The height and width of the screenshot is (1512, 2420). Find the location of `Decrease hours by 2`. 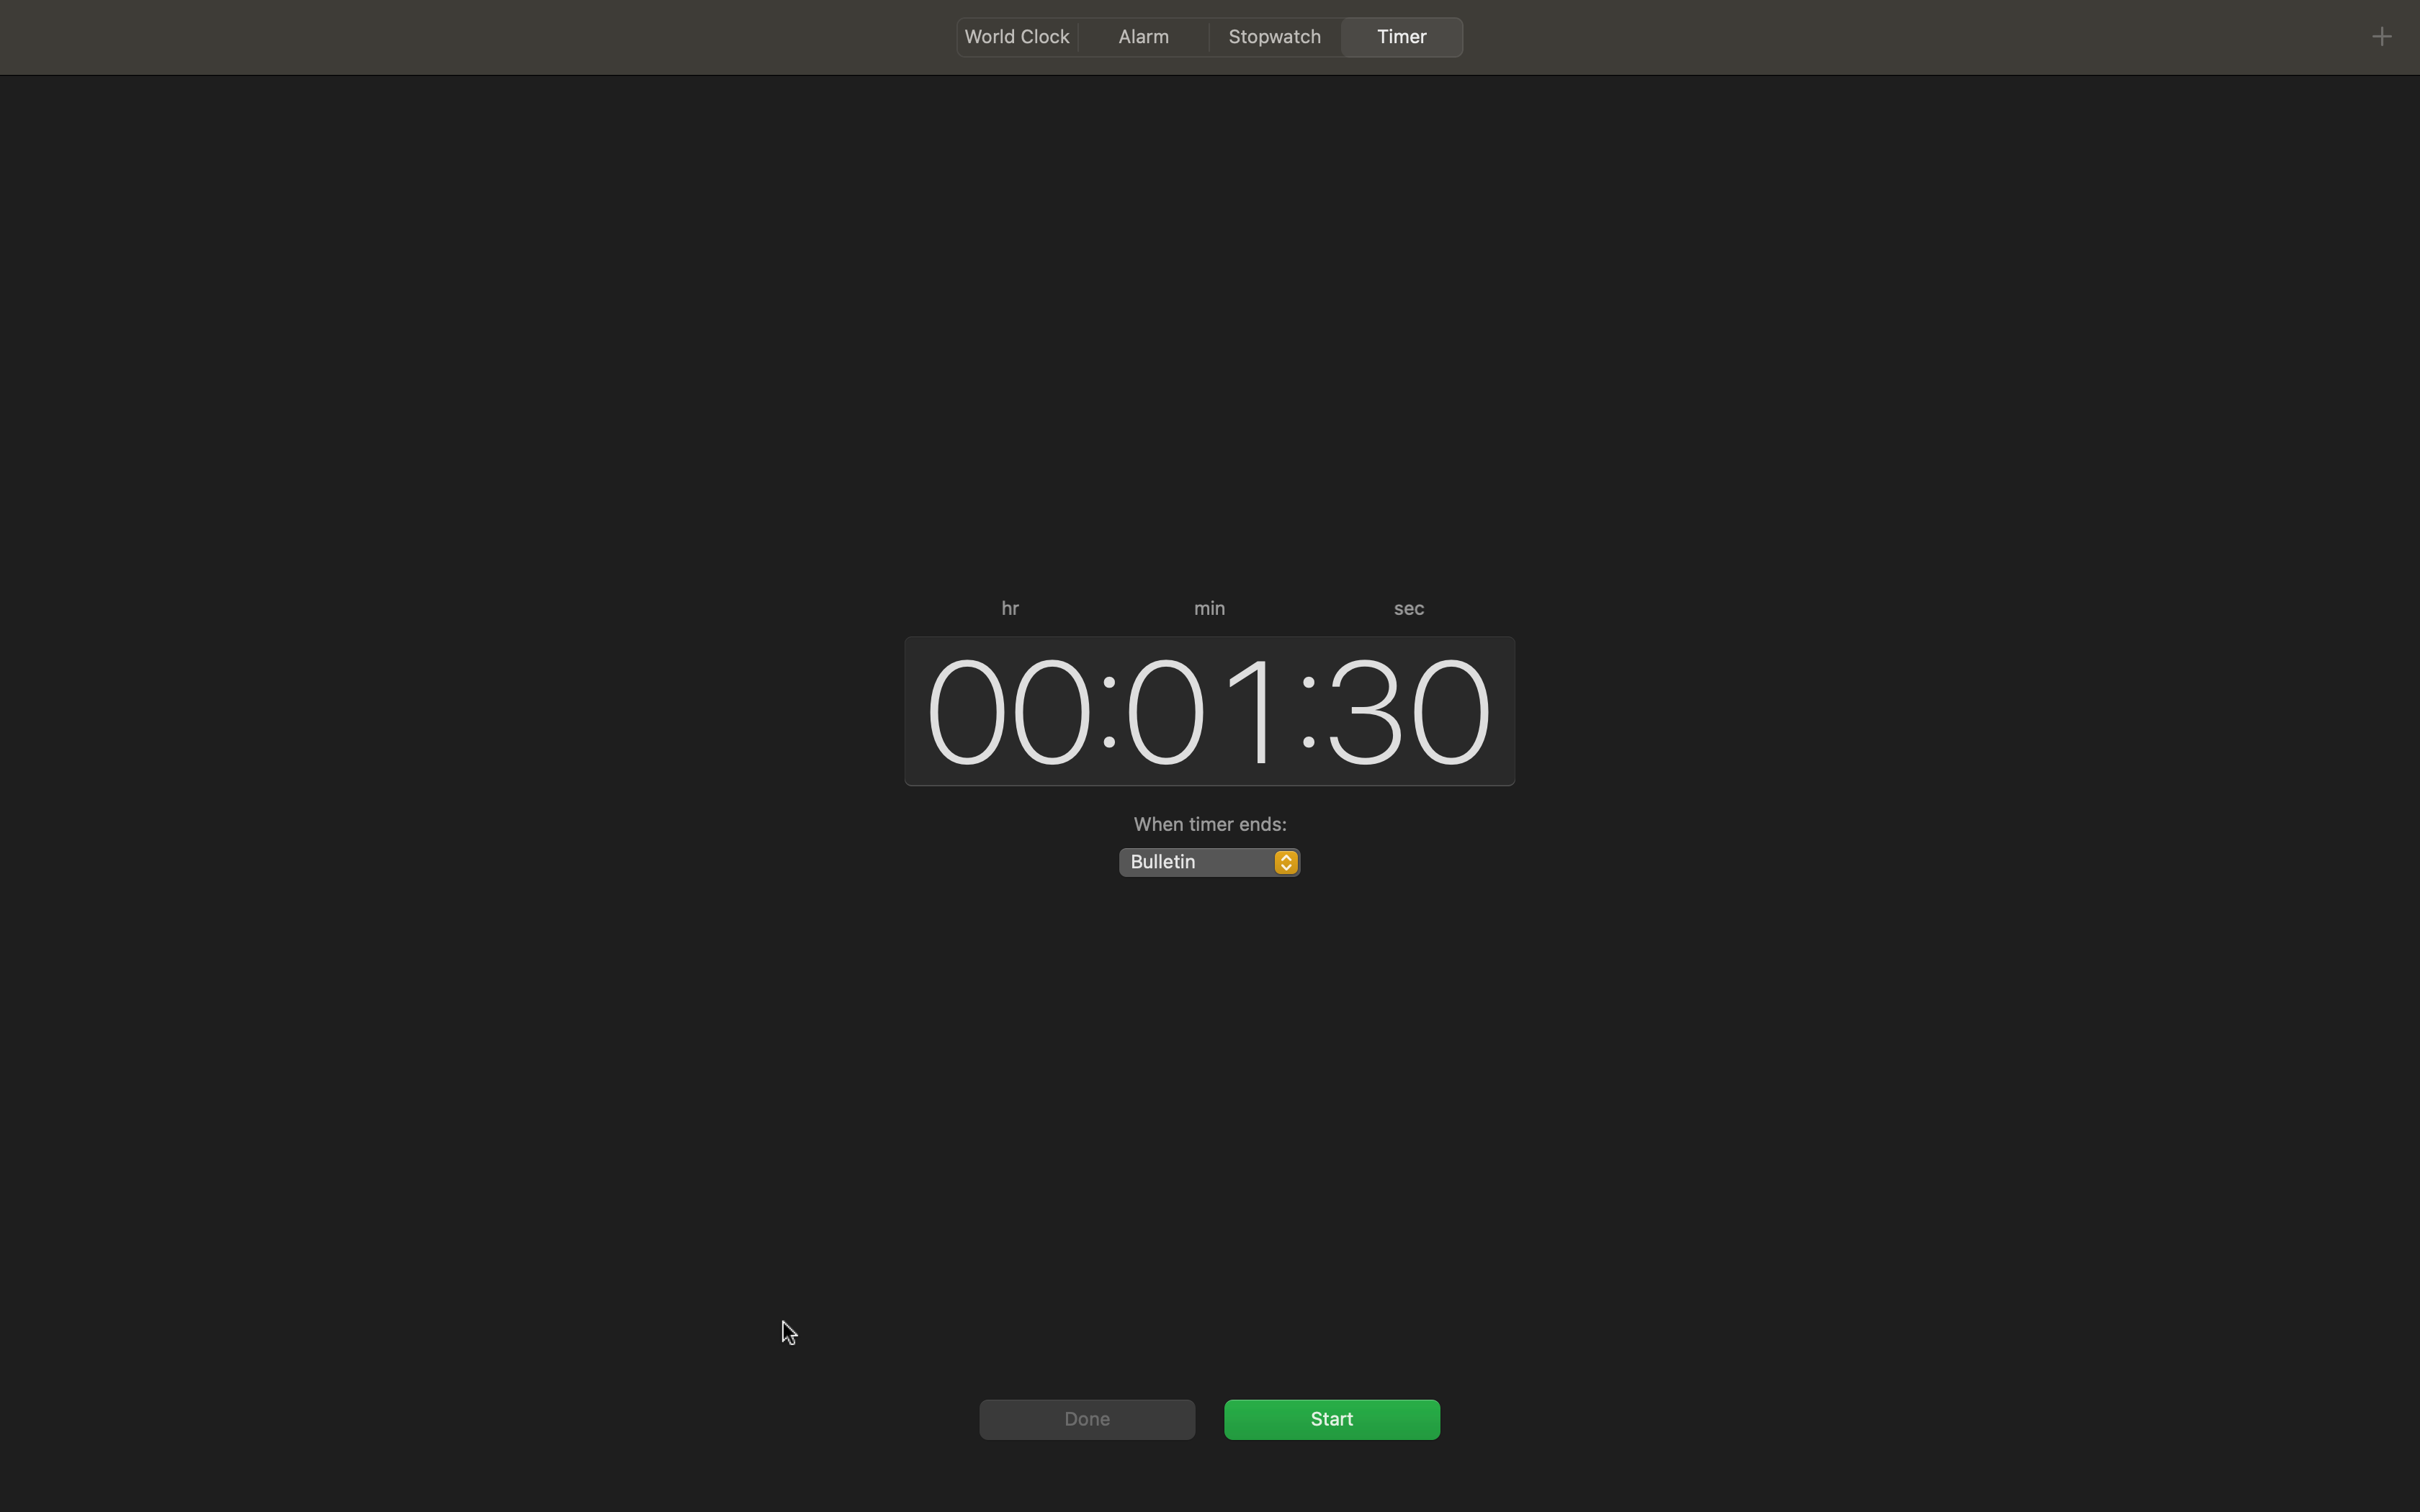

Decrease hours by 2 is located at coordinates (1000, 707).